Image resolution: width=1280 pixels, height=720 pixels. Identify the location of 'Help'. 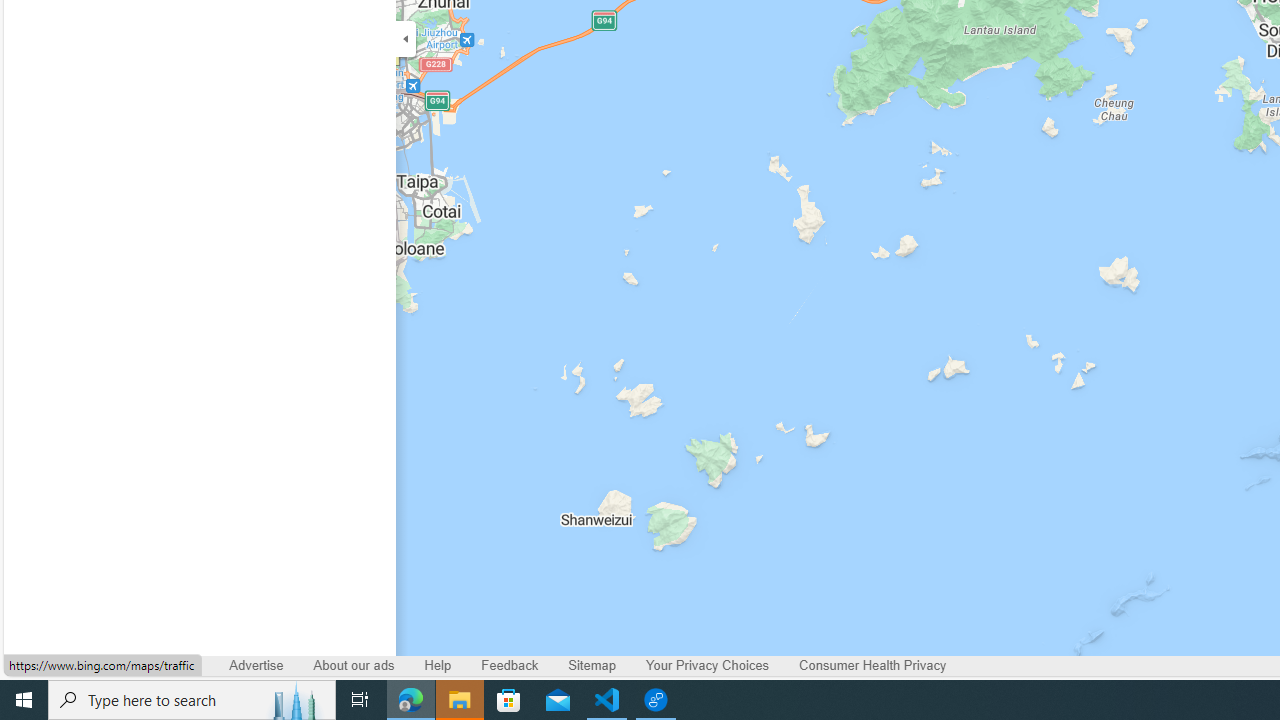
(437, 666).